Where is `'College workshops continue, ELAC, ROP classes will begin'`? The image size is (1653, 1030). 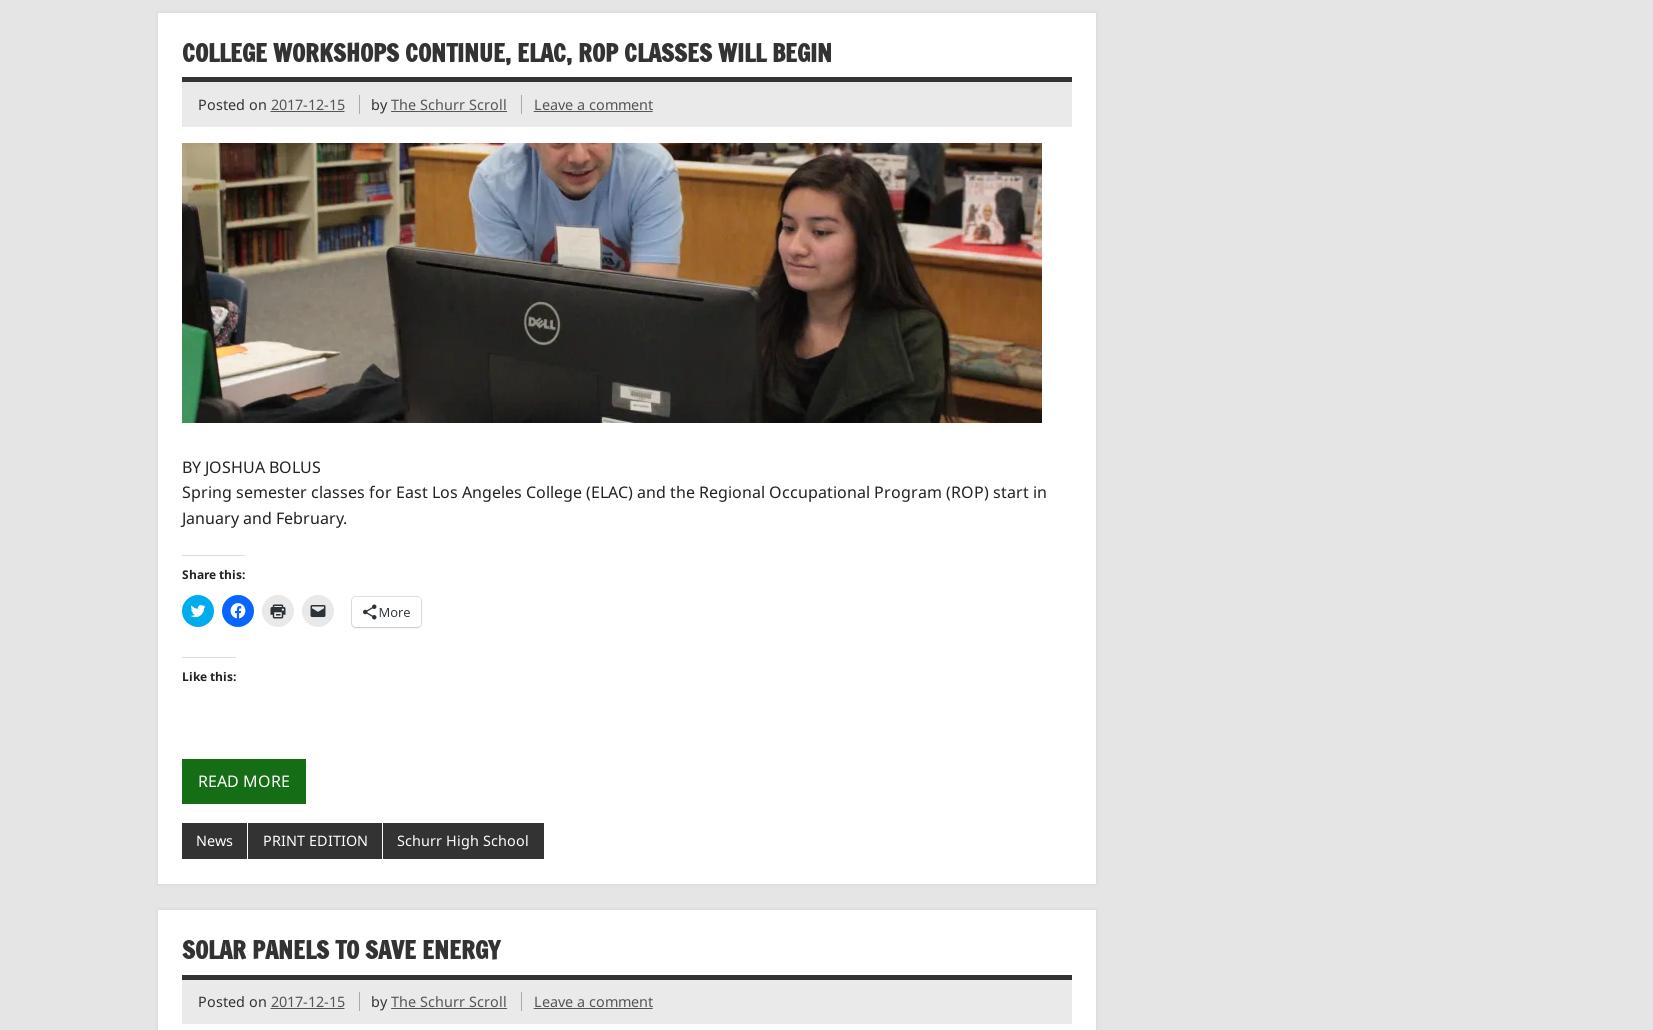
'College workshops continue, ELAC, ROP classes will begin' is located at coordinates (504, 52).